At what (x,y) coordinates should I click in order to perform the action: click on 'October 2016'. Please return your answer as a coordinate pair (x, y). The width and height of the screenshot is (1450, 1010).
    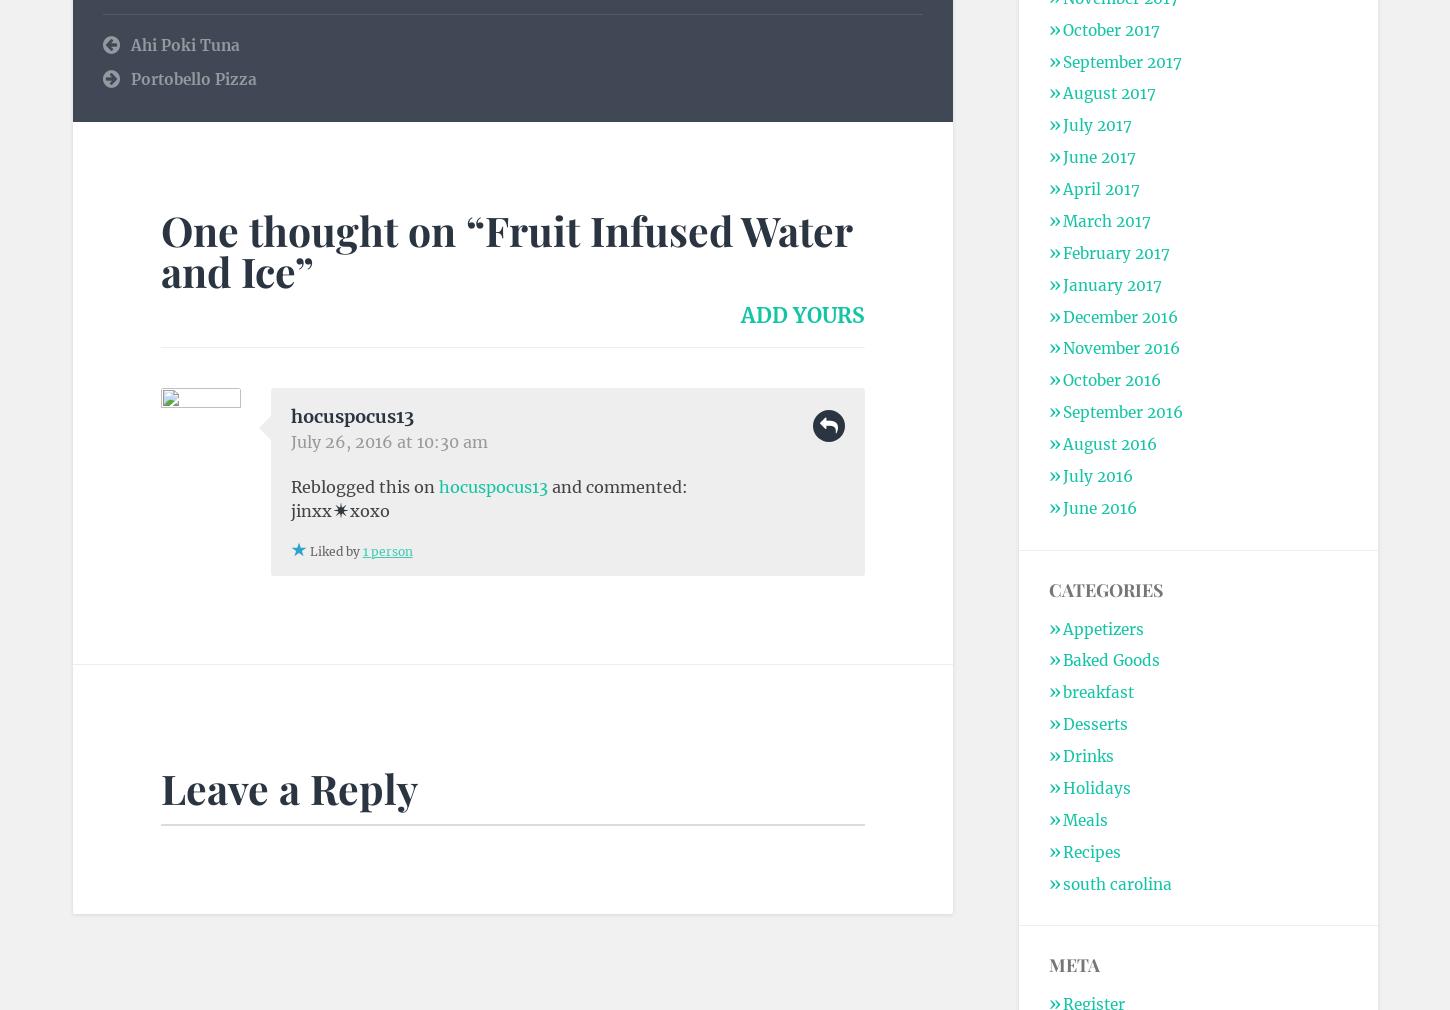
    Looking at the image, I should click on (1109, 380).